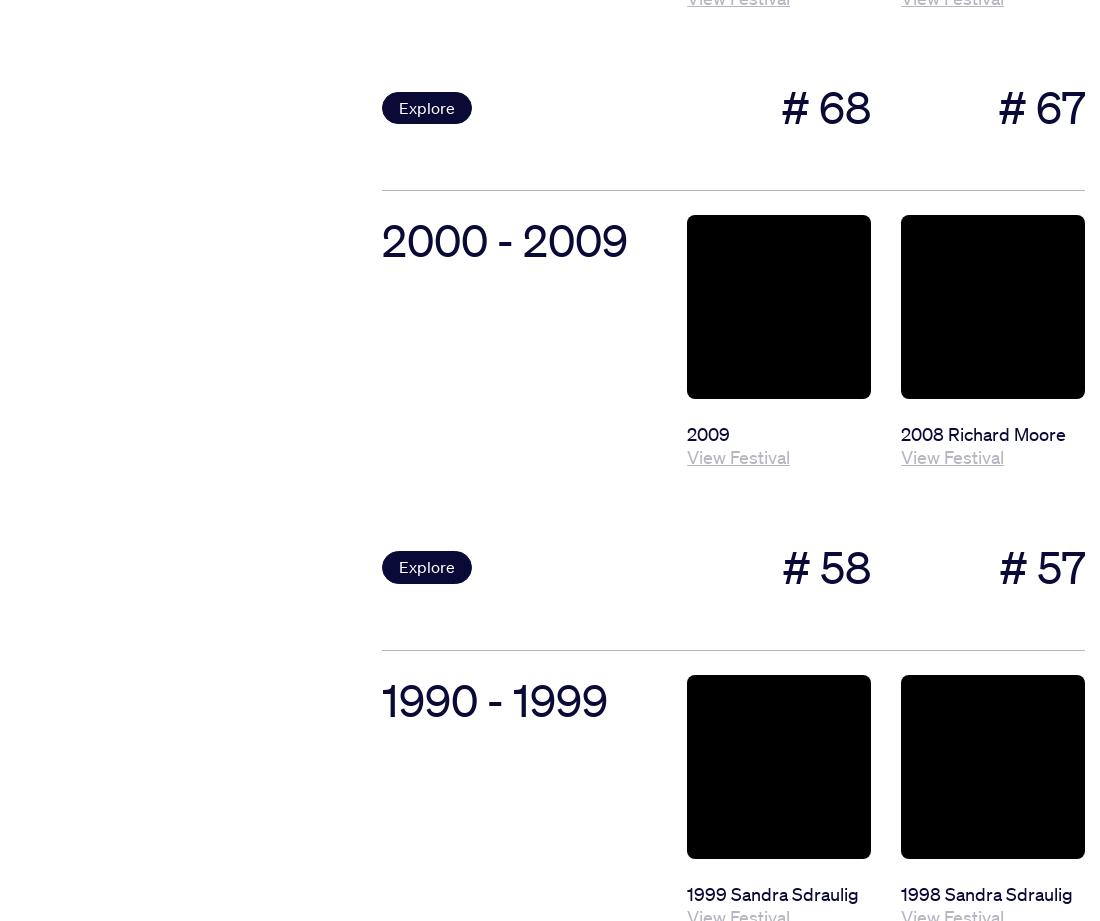 This screenshot has width=1100, height=921. I want to click on '2009', so click(686, 432).